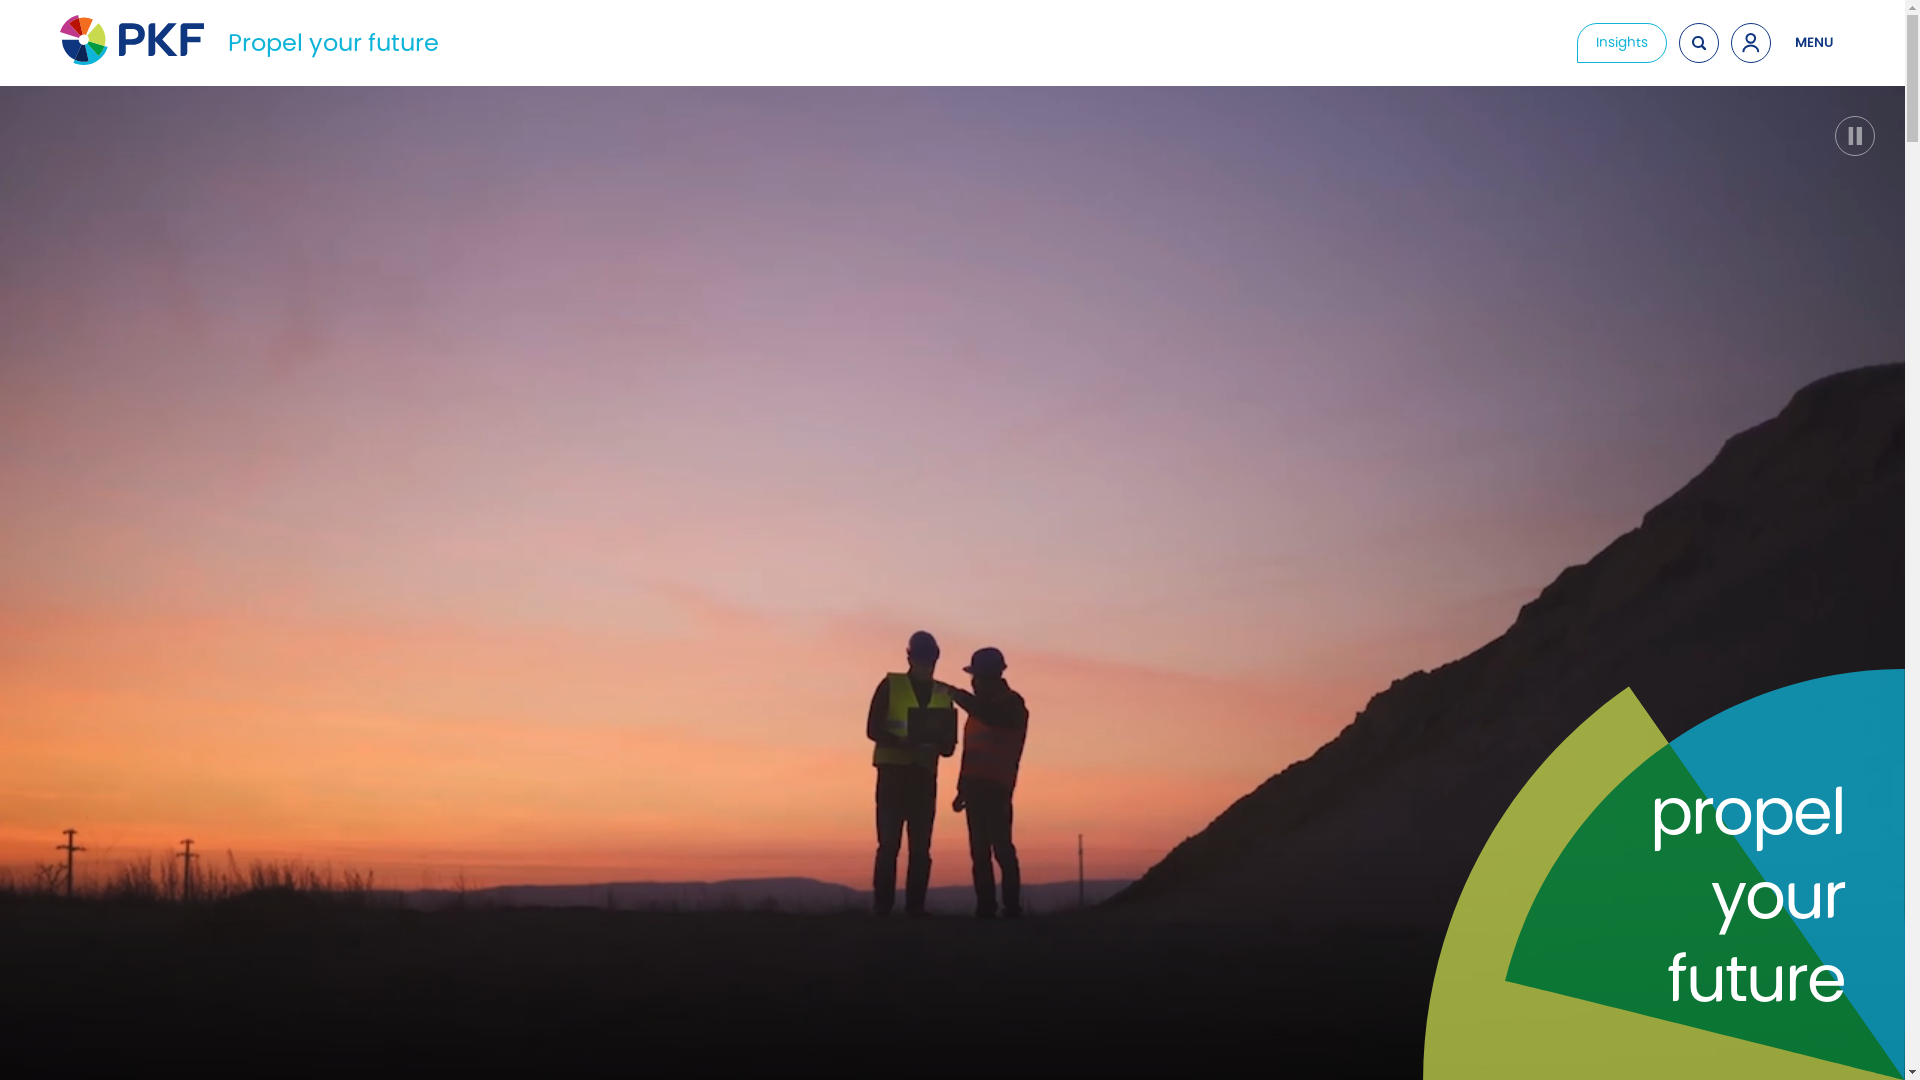 The width and height of the screenshot is (1920, 1080). Describe the element at coordinates (1750, 42) in the screenshot. I see `'Access Client Portal'` at that location.